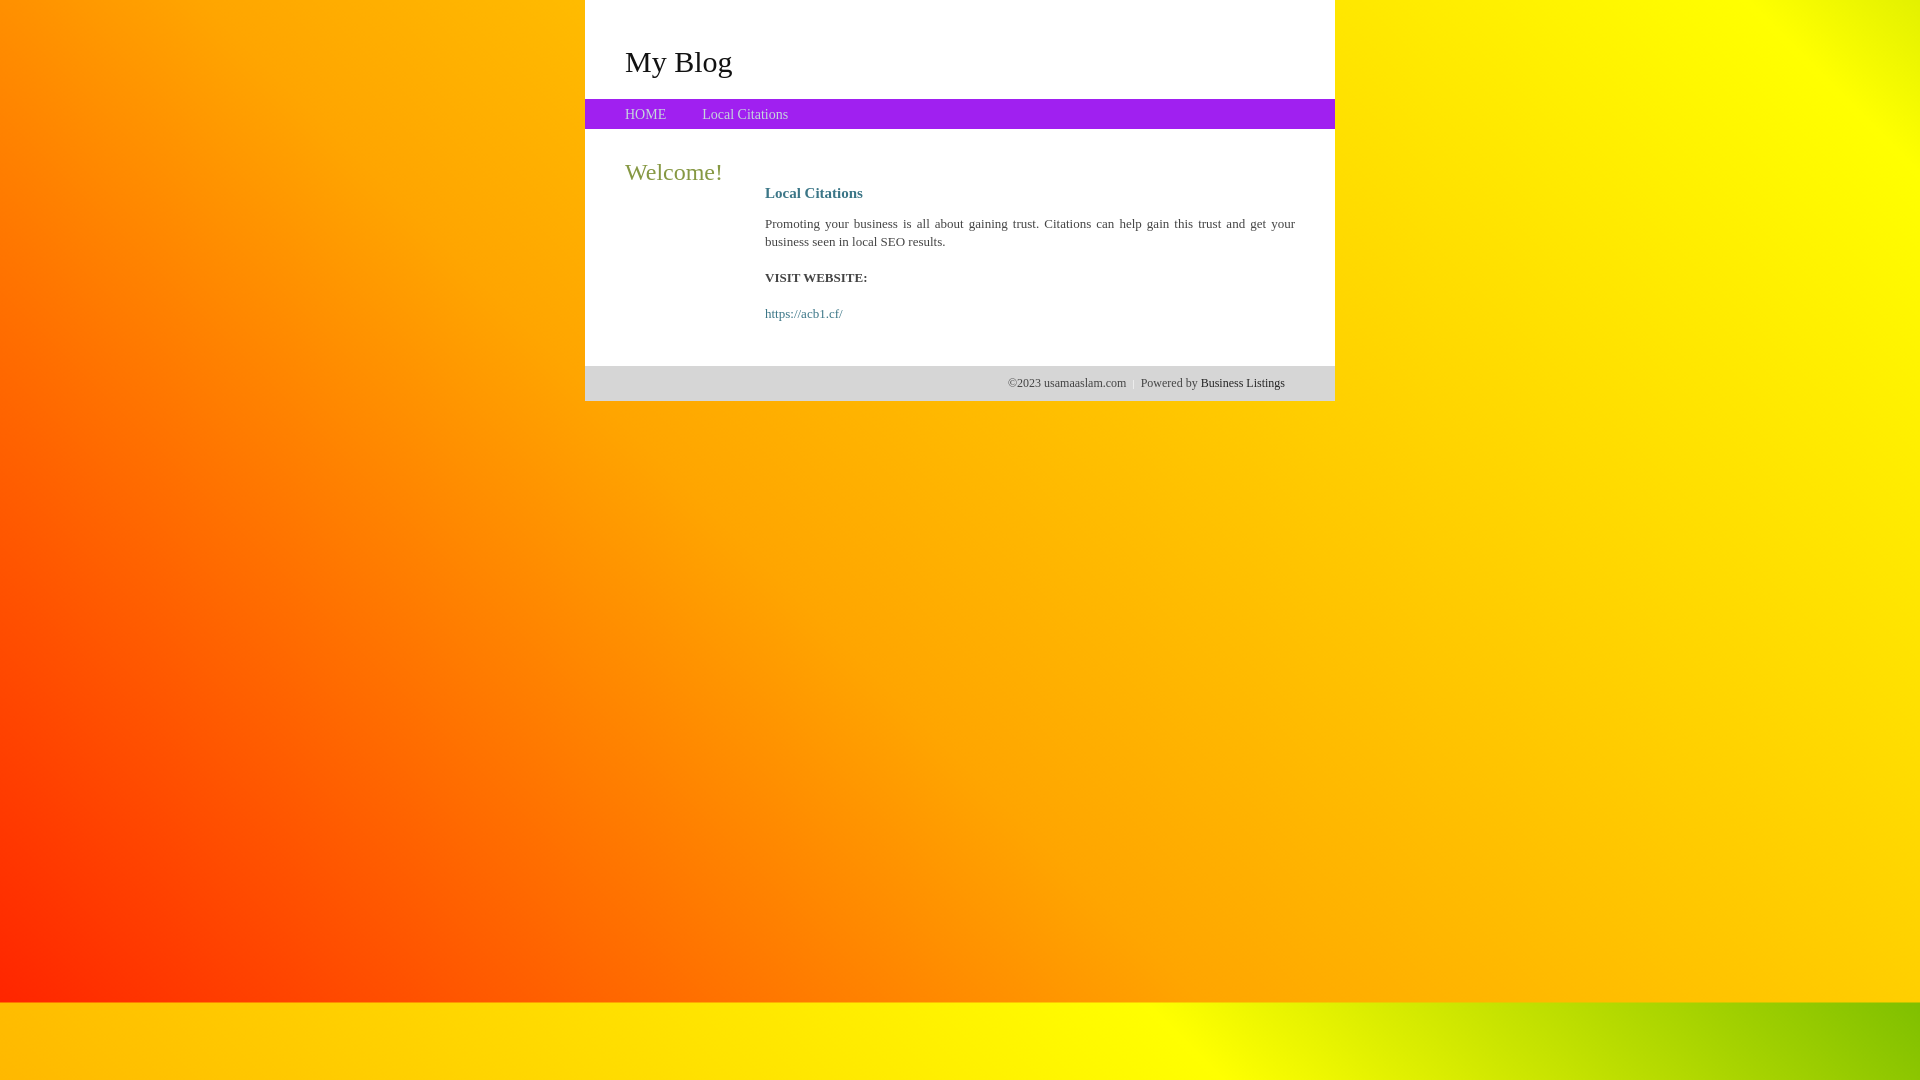 This screenshot has height=1080, width=1920. I want to click on 'Local Citations', so click(701, 114).